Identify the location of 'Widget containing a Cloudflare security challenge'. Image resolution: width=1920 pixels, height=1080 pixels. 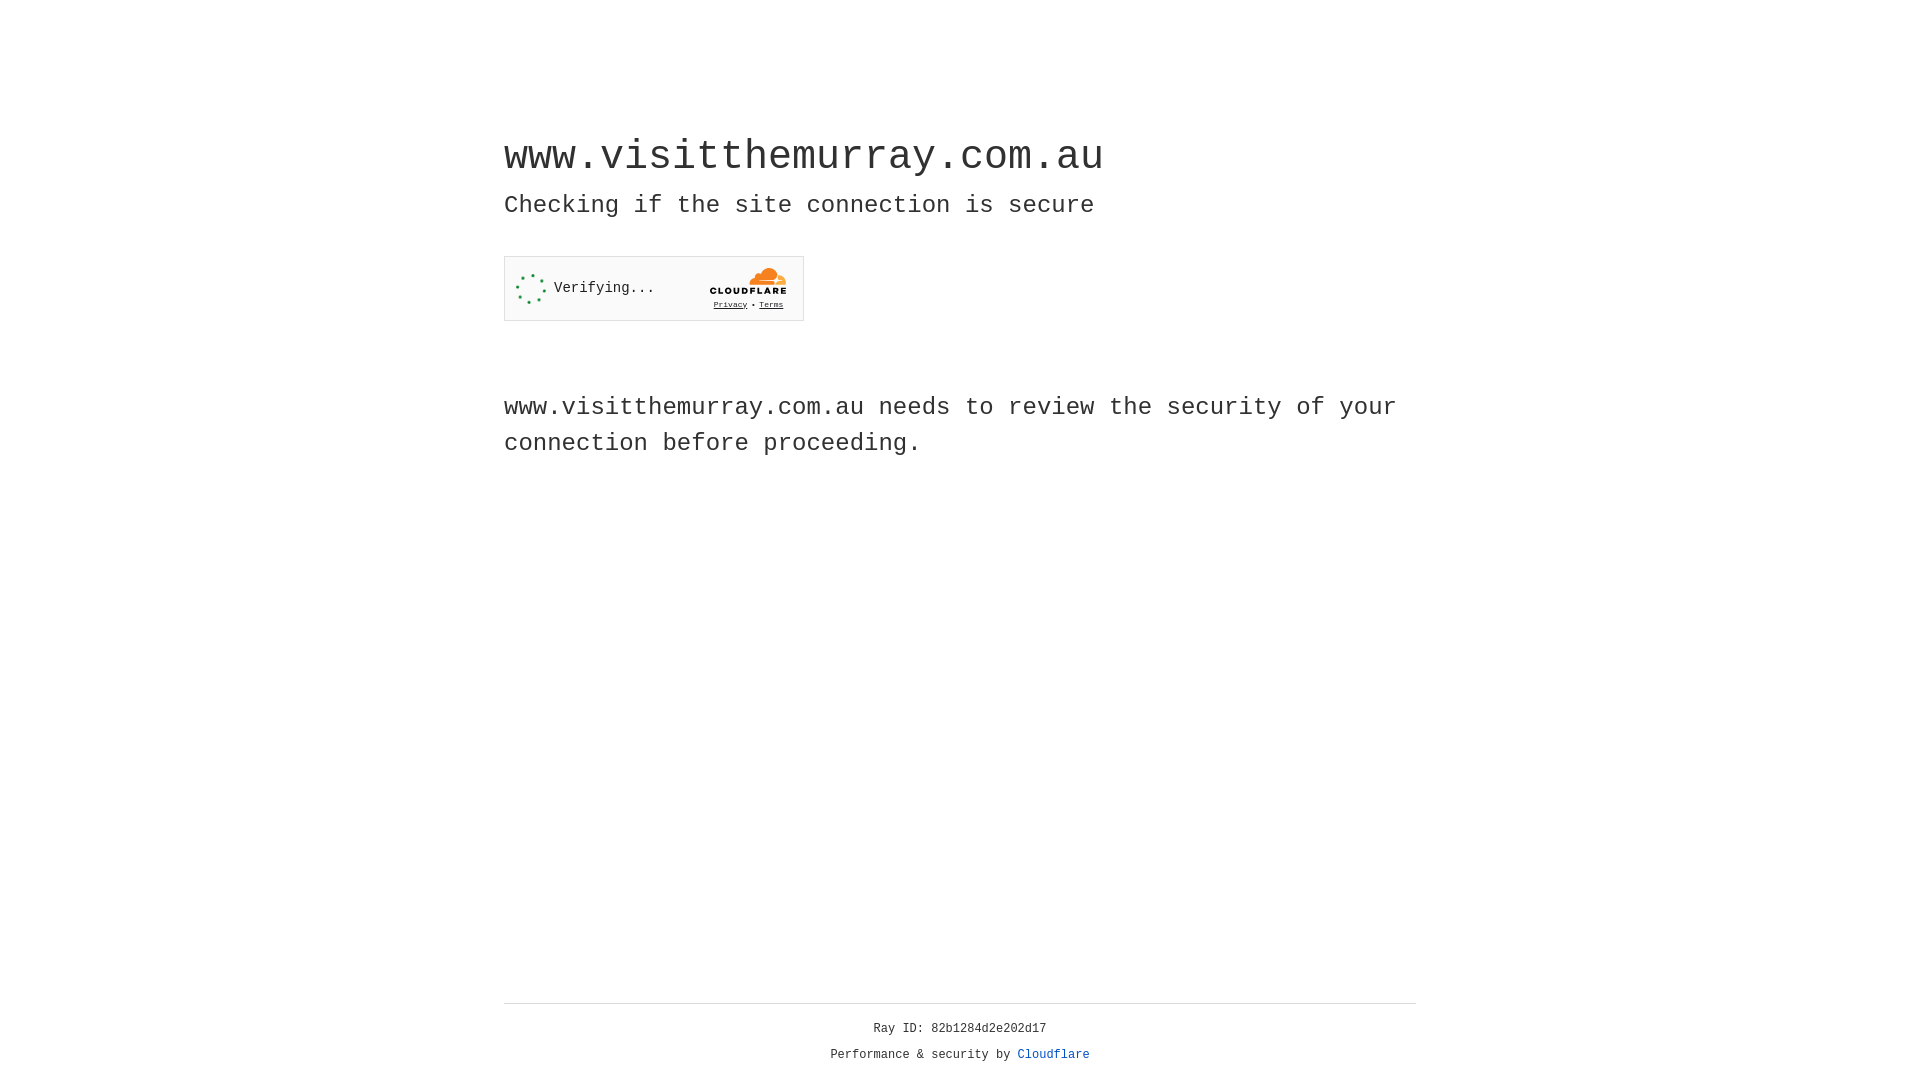
(653, 288).